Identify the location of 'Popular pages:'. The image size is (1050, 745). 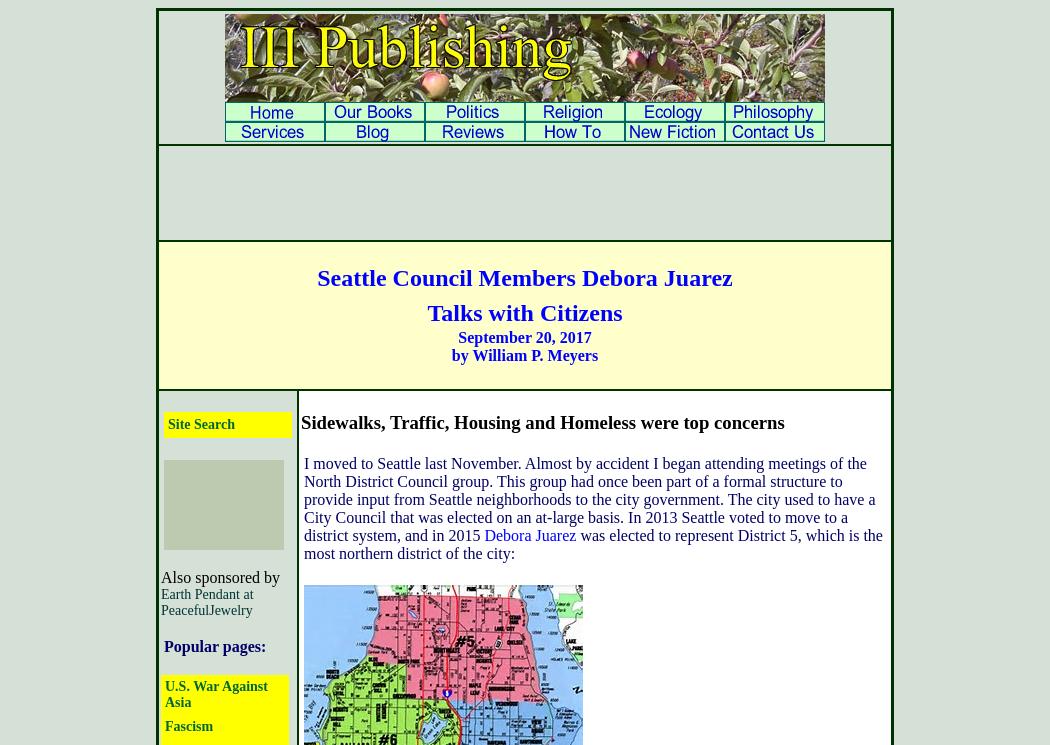
(164, 644).